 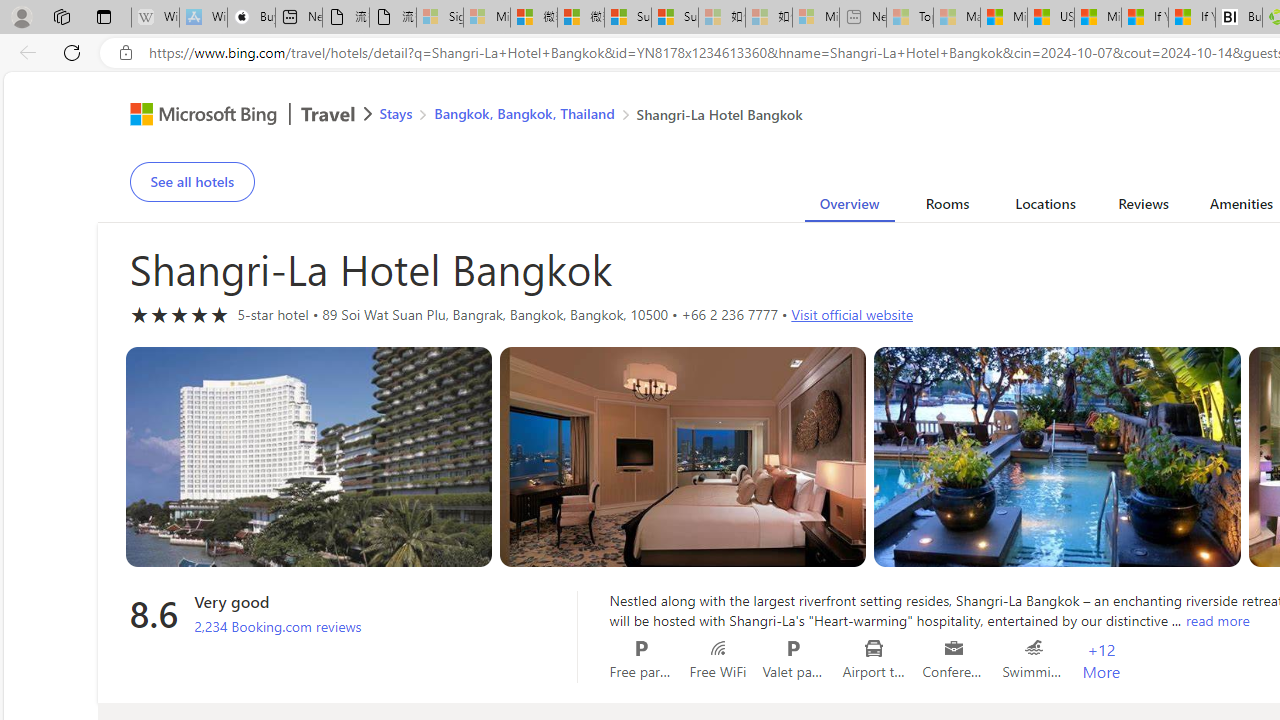 I want to click on 'Stays', so click(x=396, y=113).